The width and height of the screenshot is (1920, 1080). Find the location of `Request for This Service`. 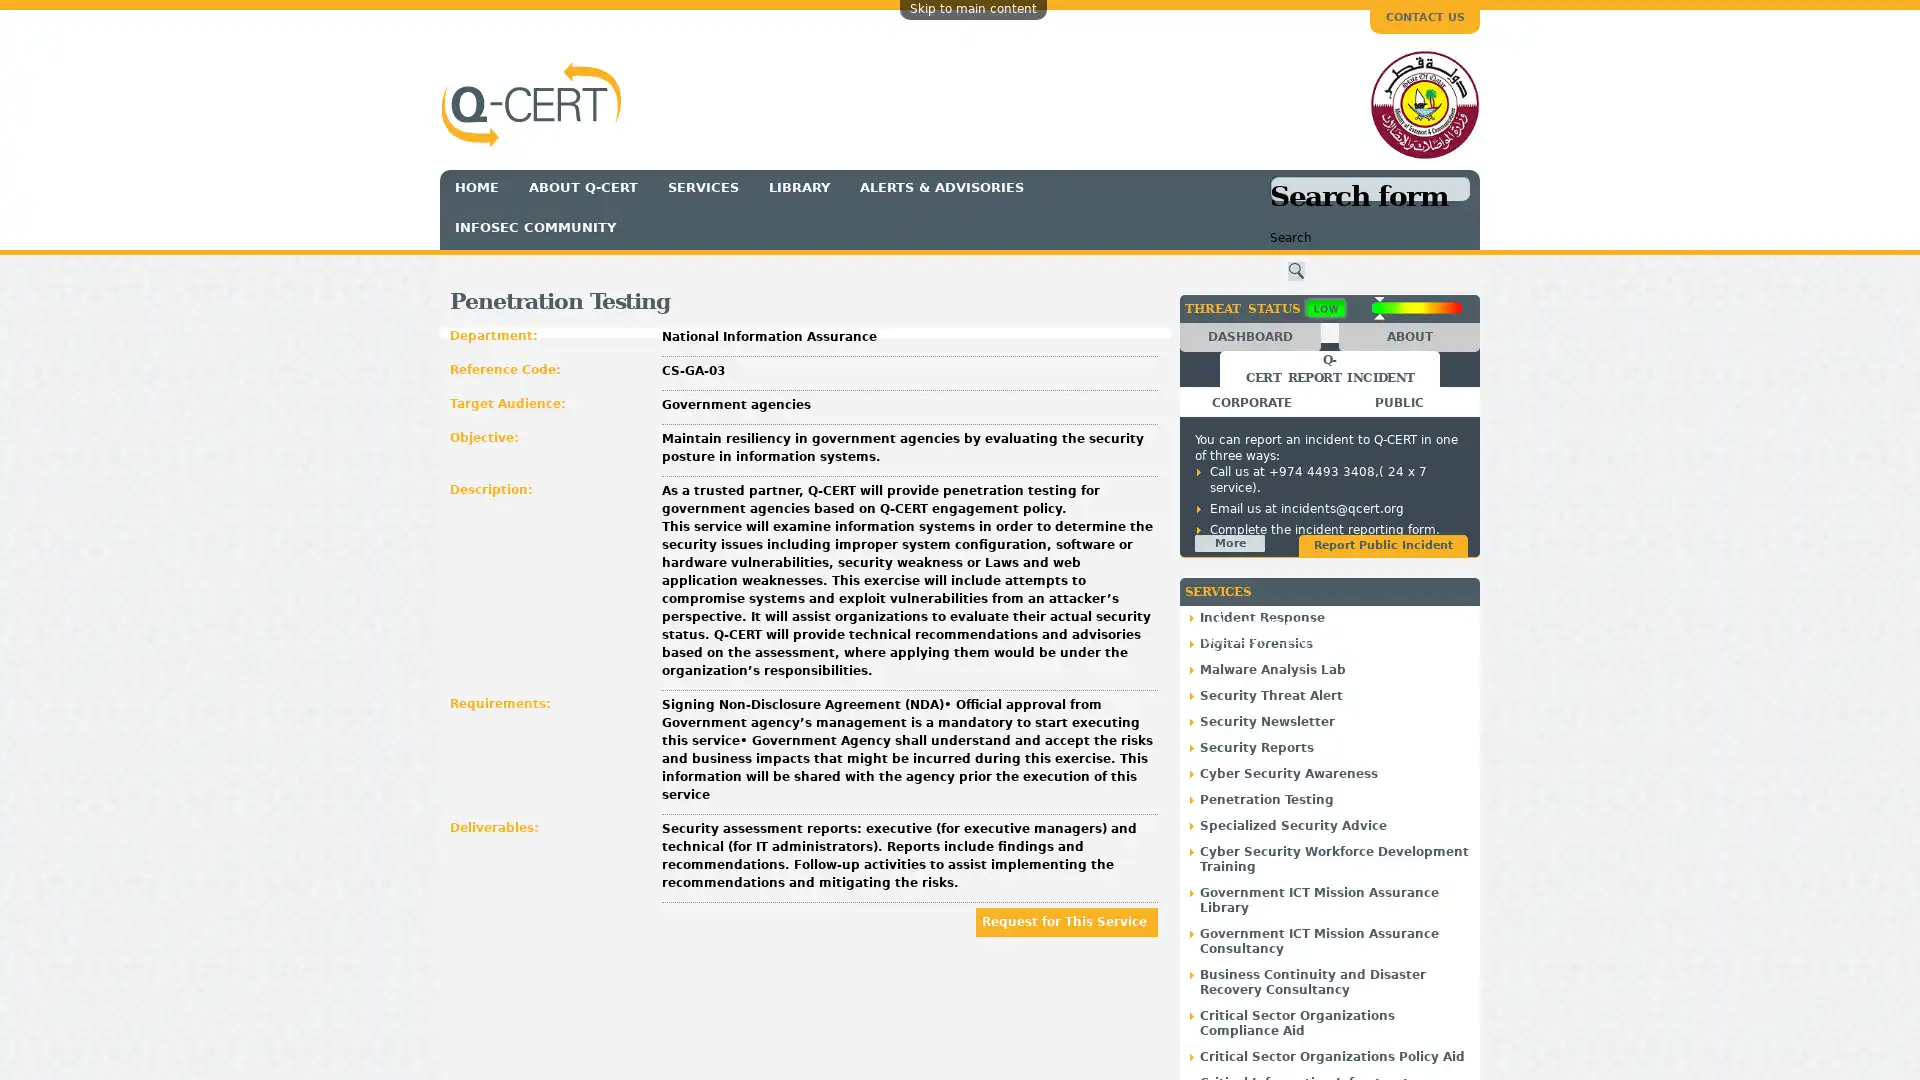

Request for This Service is located at coordinates (1065, 921).